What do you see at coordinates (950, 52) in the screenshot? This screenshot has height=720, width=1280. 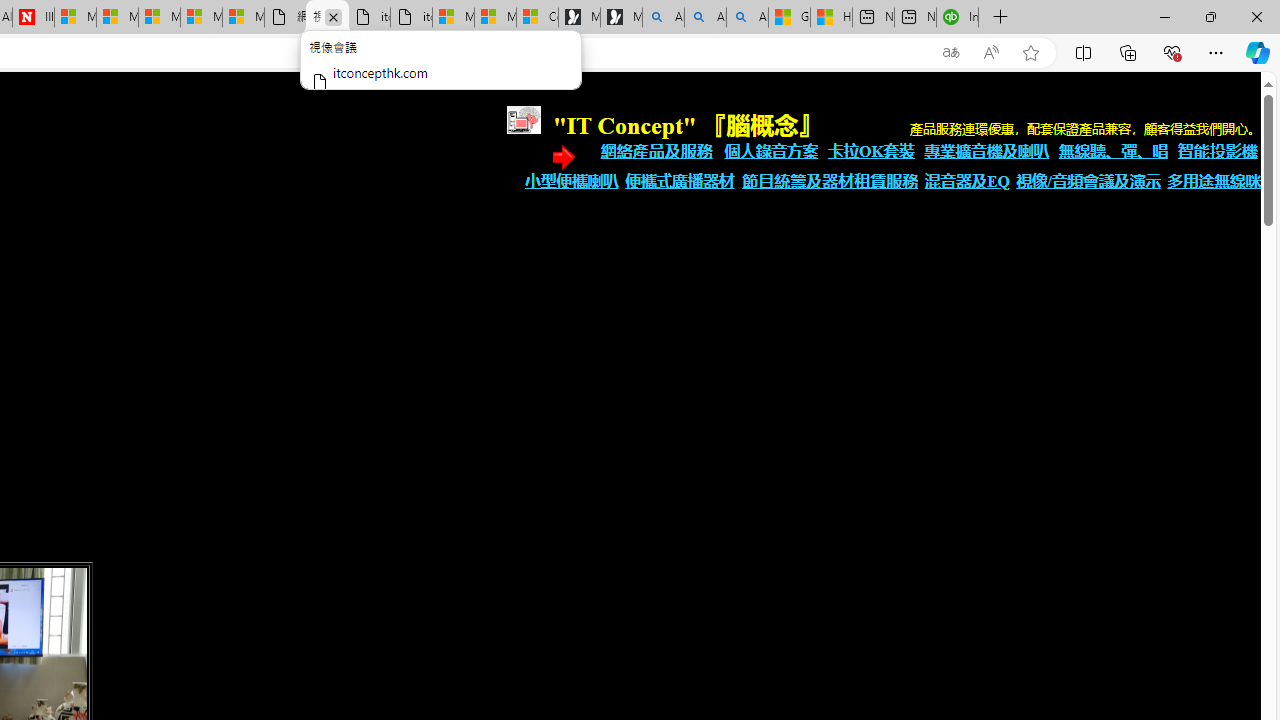 I see `'Show translate options'` at bounding box center [950, 52].